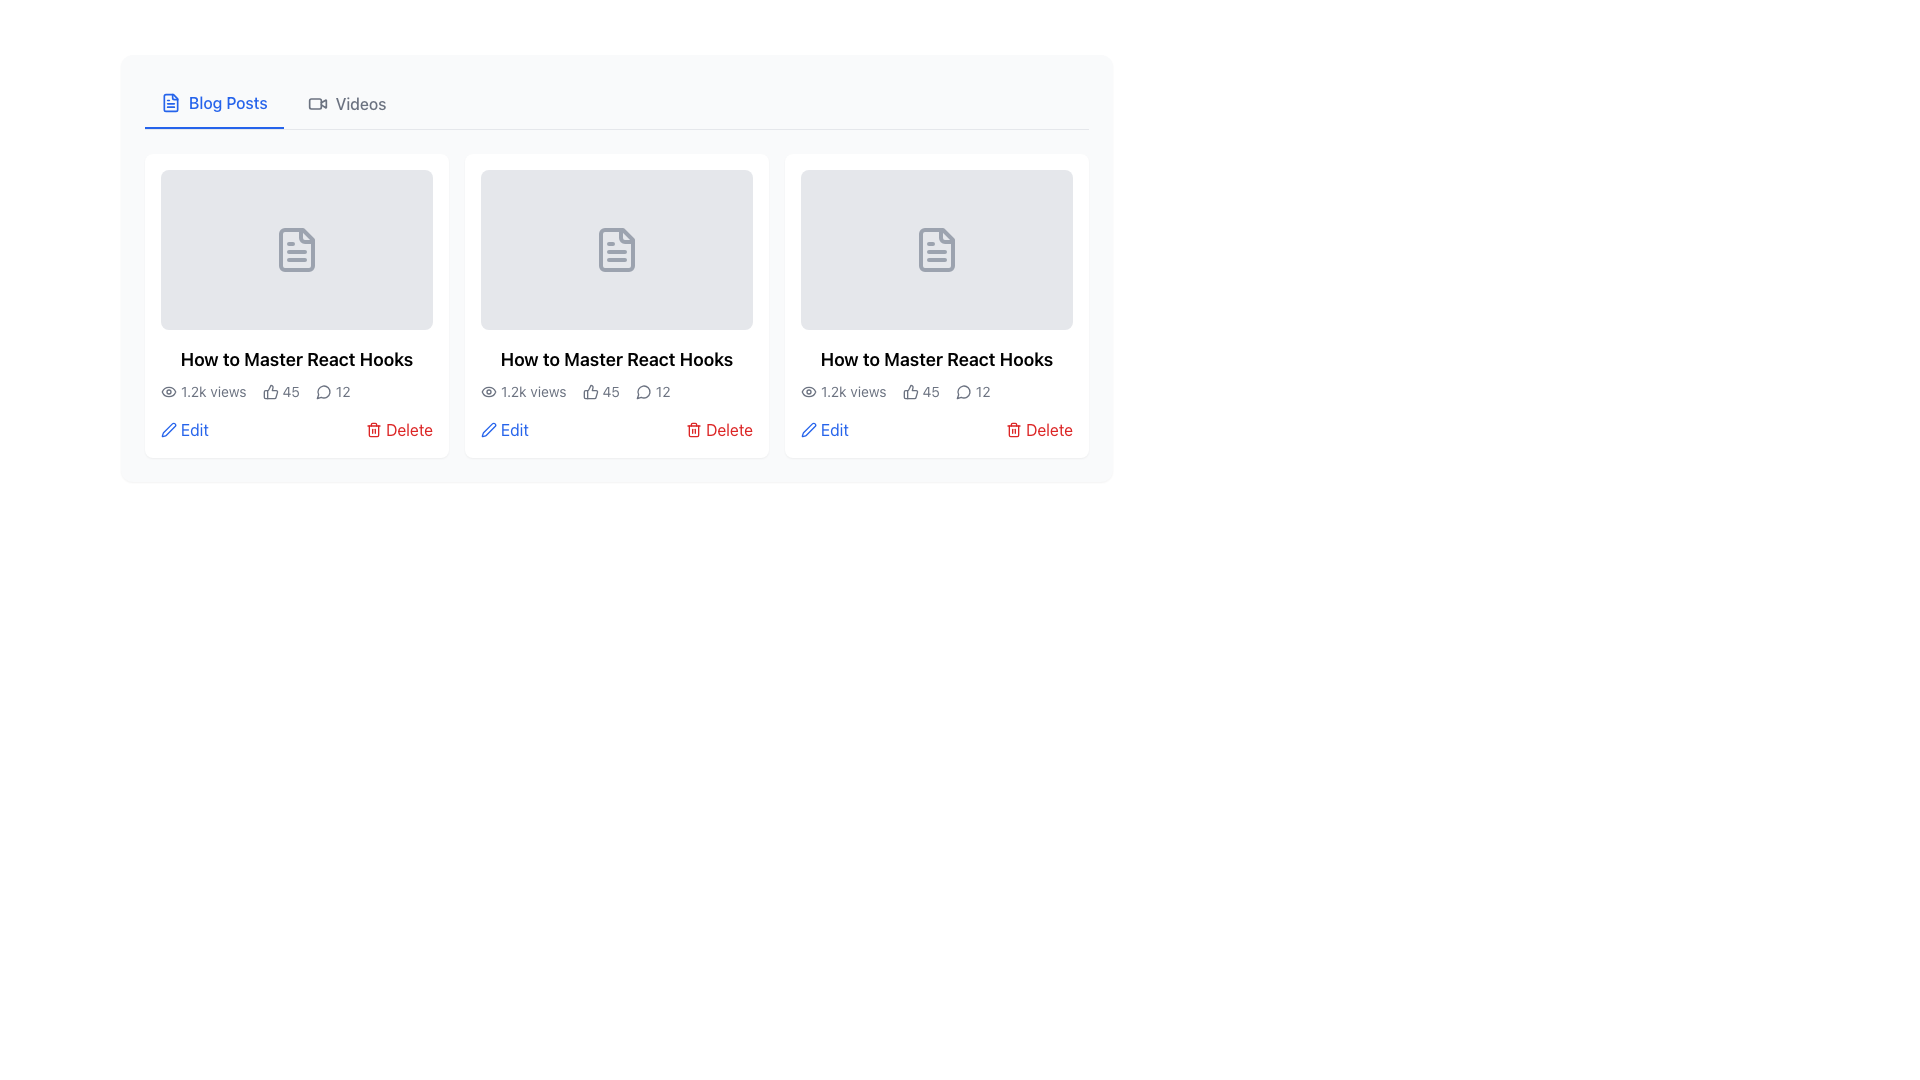 This screenshot has height=1080, width=1920. I want to click on the second tab in the navigation bar that leads to the videos section when navigated via keyboard, so click(347, 104).